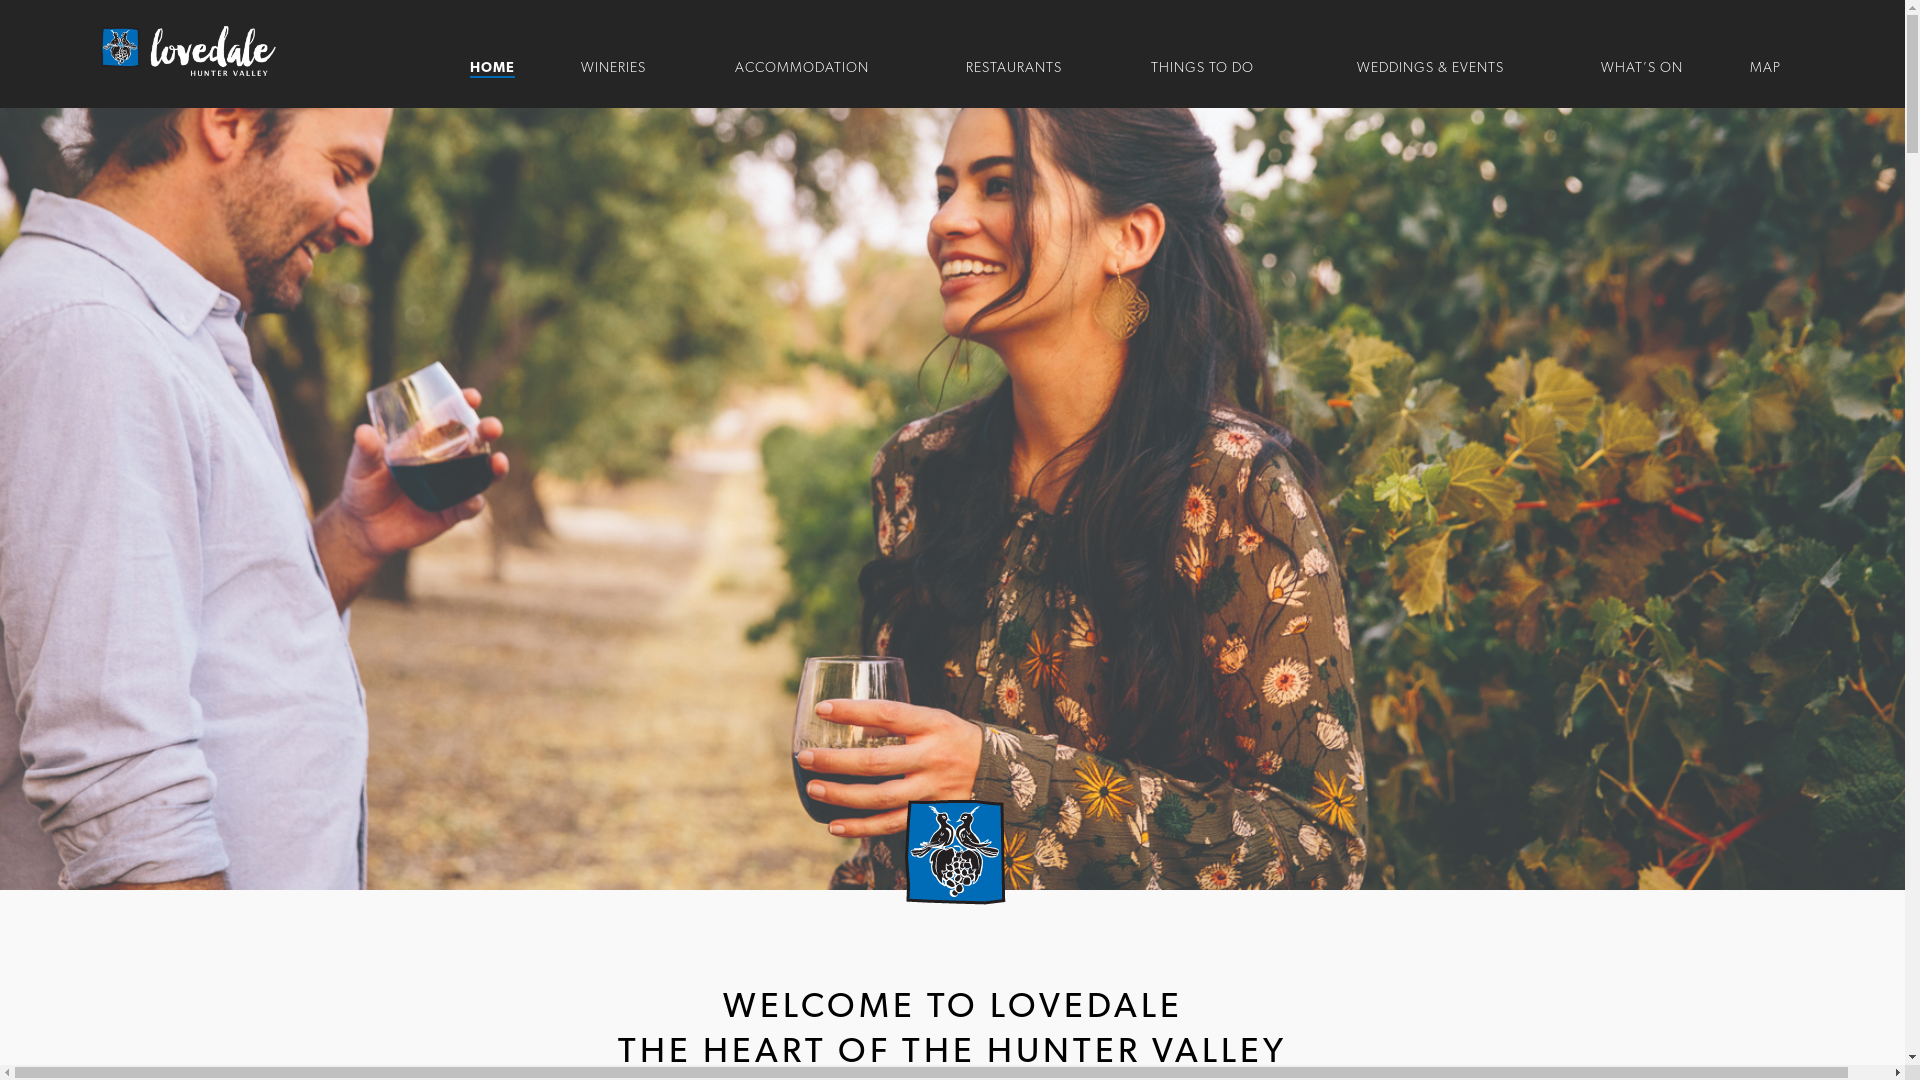  I want to click on 'WINERIES', so click(611, 67).